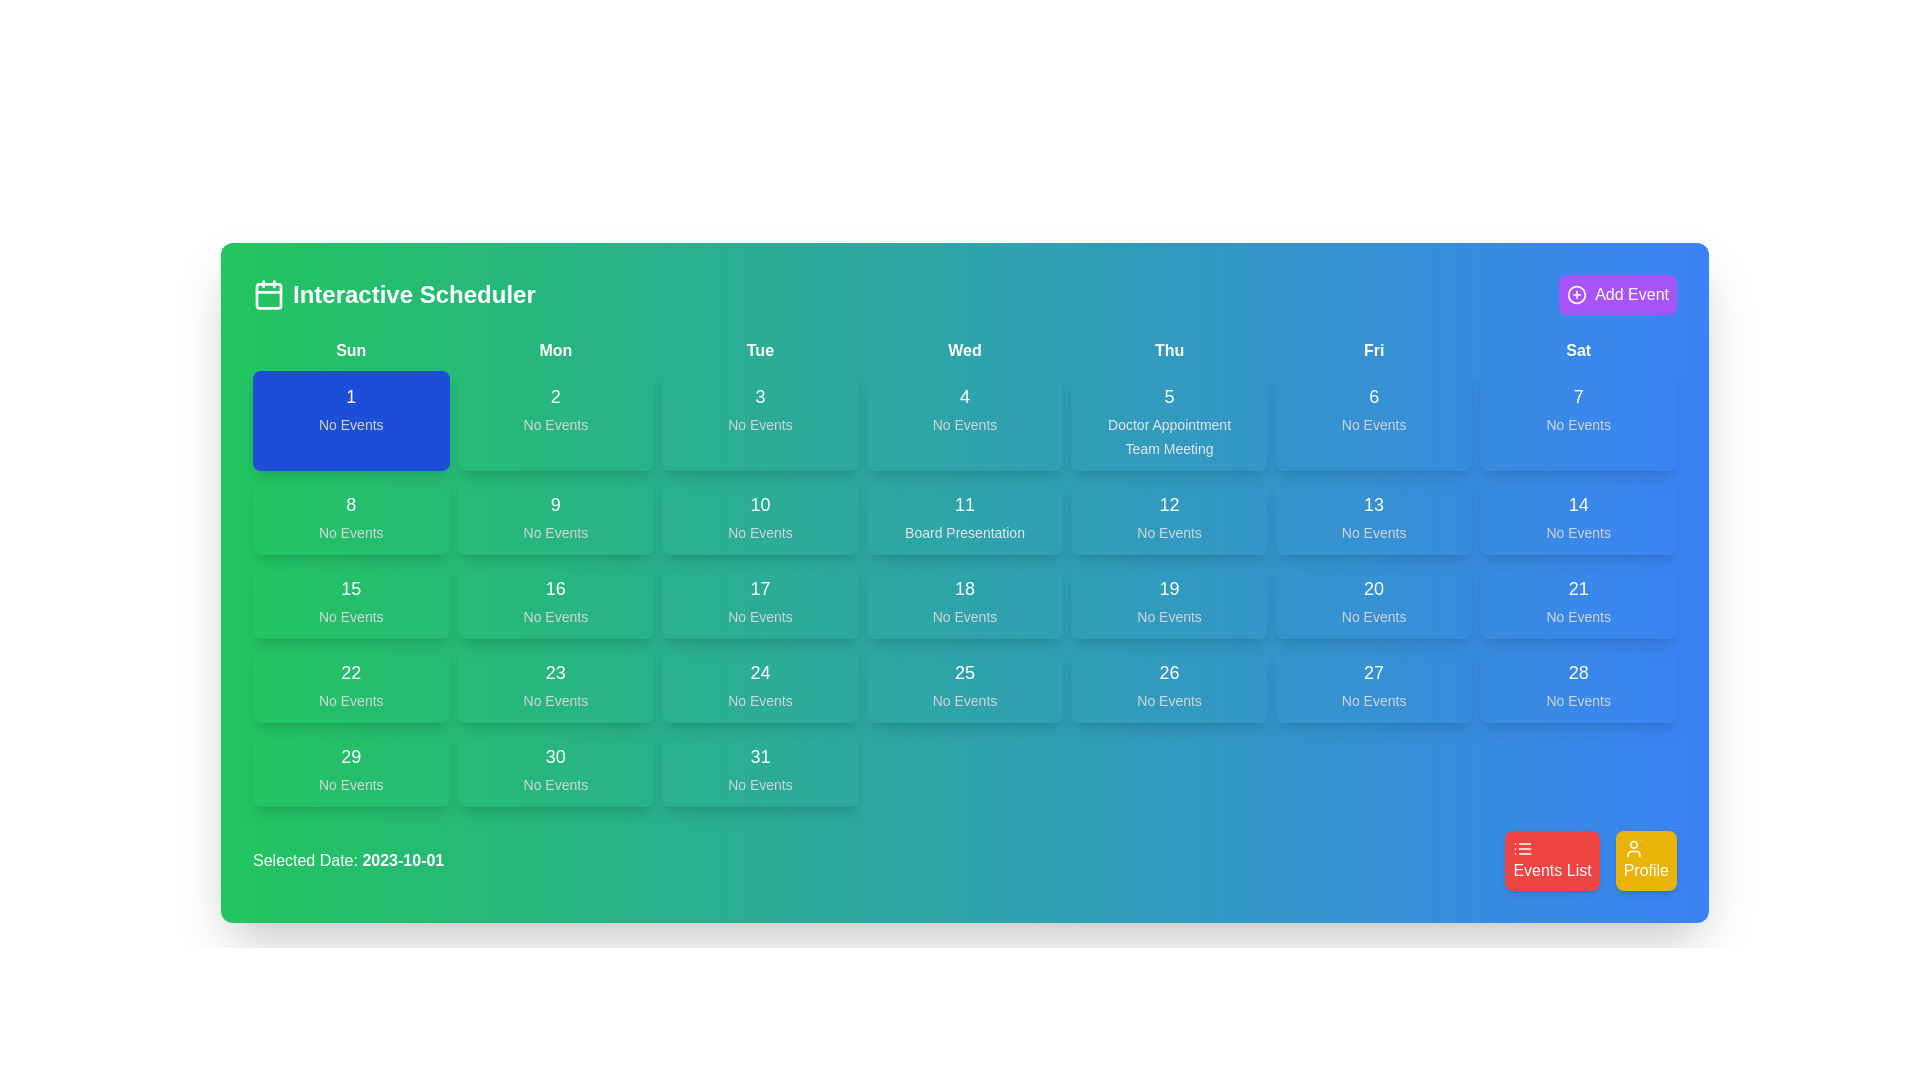 The height and width of the screenshot is (1080, 1920). What do you see at coordinates (759, 504) in the screenshot?
I see `the Text label displaying the date '10' in the calendar interface, which is centrally positioned within the grid cell for October 10th` at bounding box center [759, 504].